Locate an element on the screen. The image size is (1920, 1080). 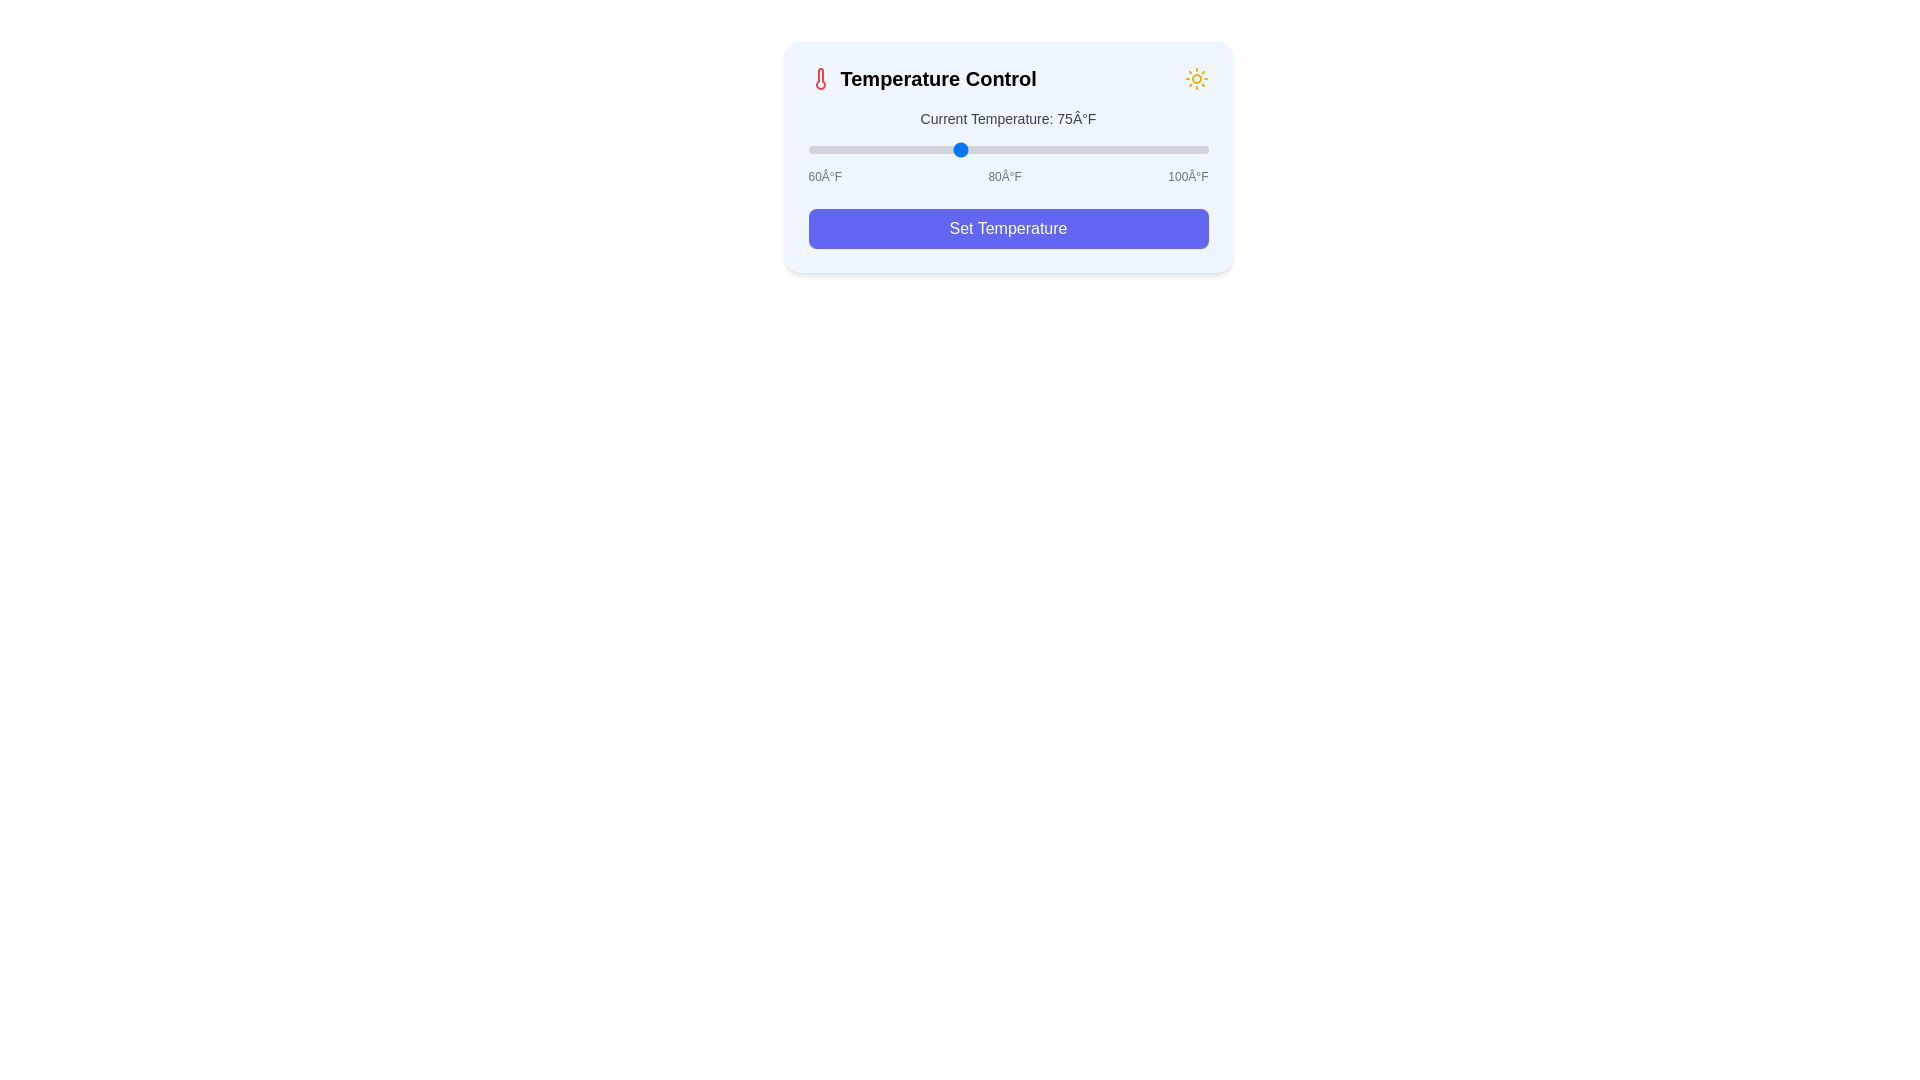
the slider to set the temperature value, which is positioned under the label 'Current Temperature: 75°F' and between the labels '60°F' and '100°F' is located at coordinates (1008, 149).